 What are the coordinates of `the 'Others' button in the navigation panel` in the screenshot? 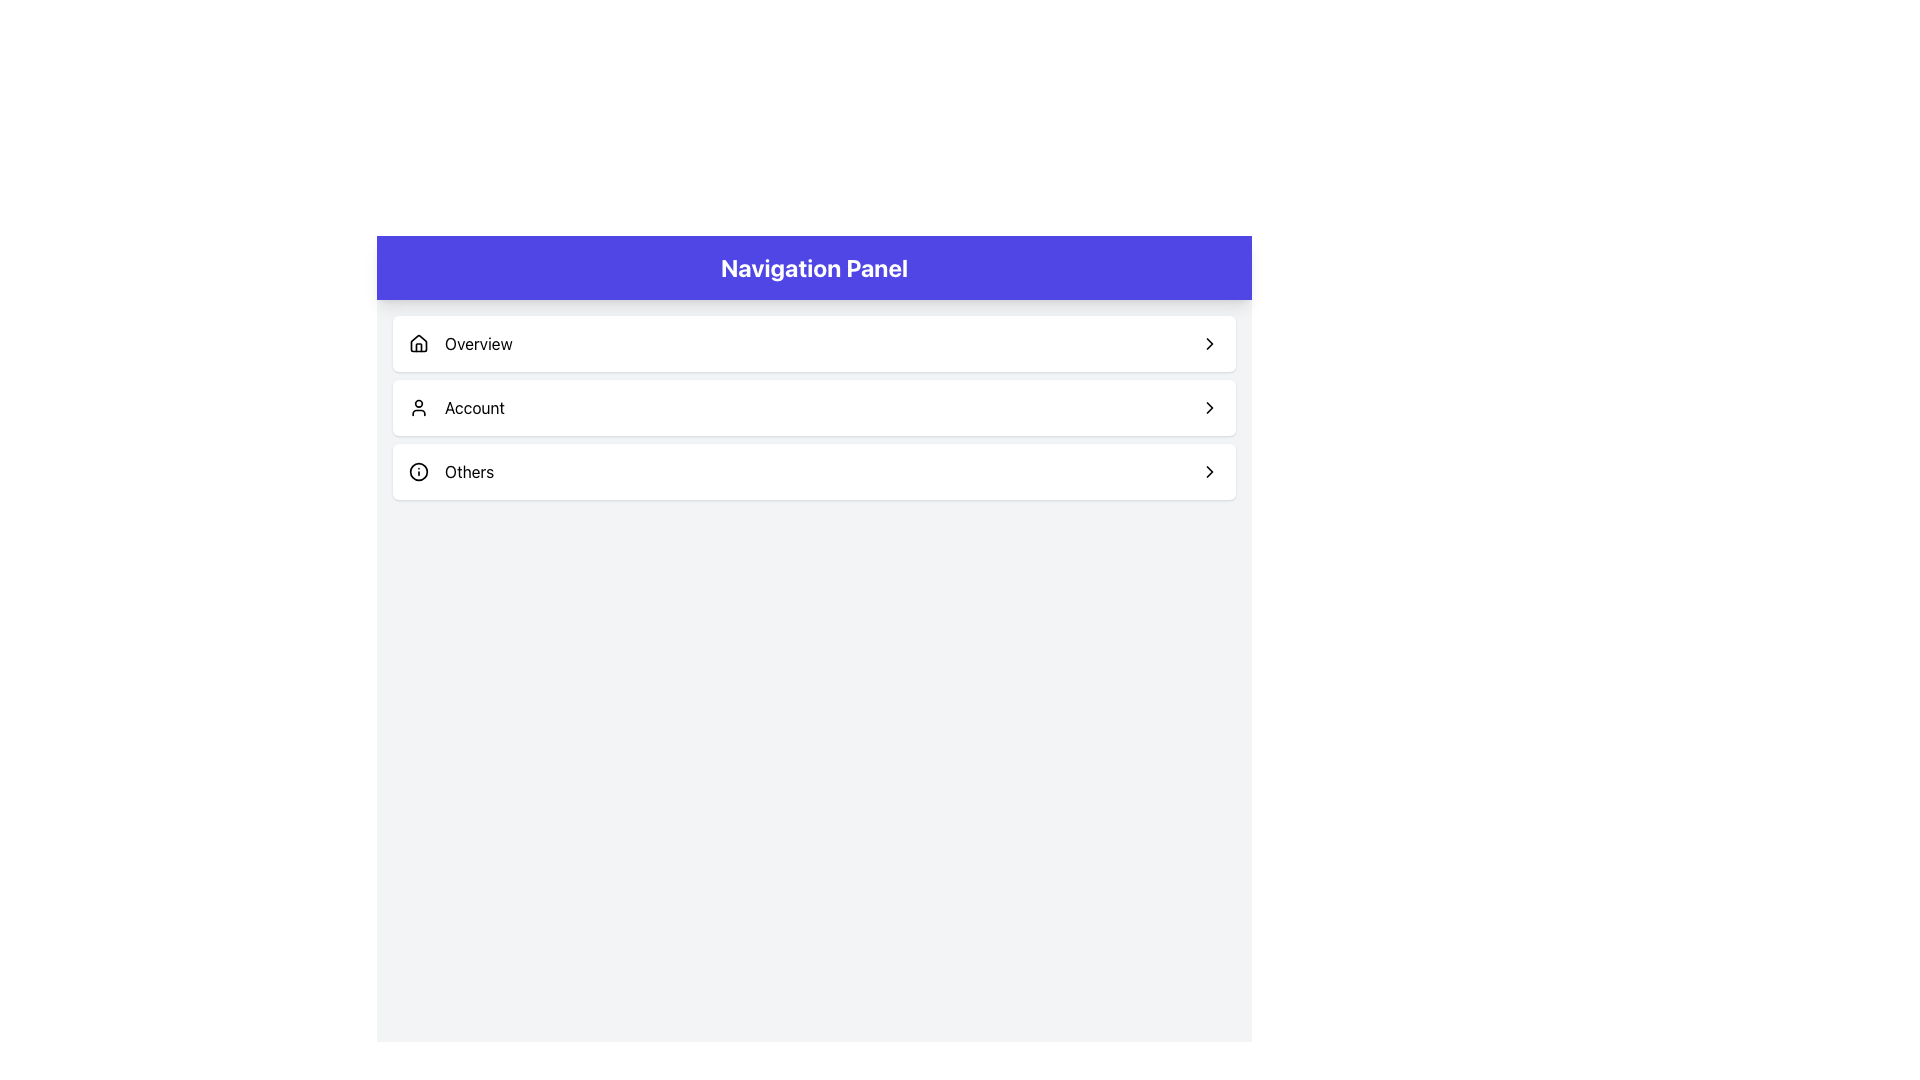 It's located at (814, 471).